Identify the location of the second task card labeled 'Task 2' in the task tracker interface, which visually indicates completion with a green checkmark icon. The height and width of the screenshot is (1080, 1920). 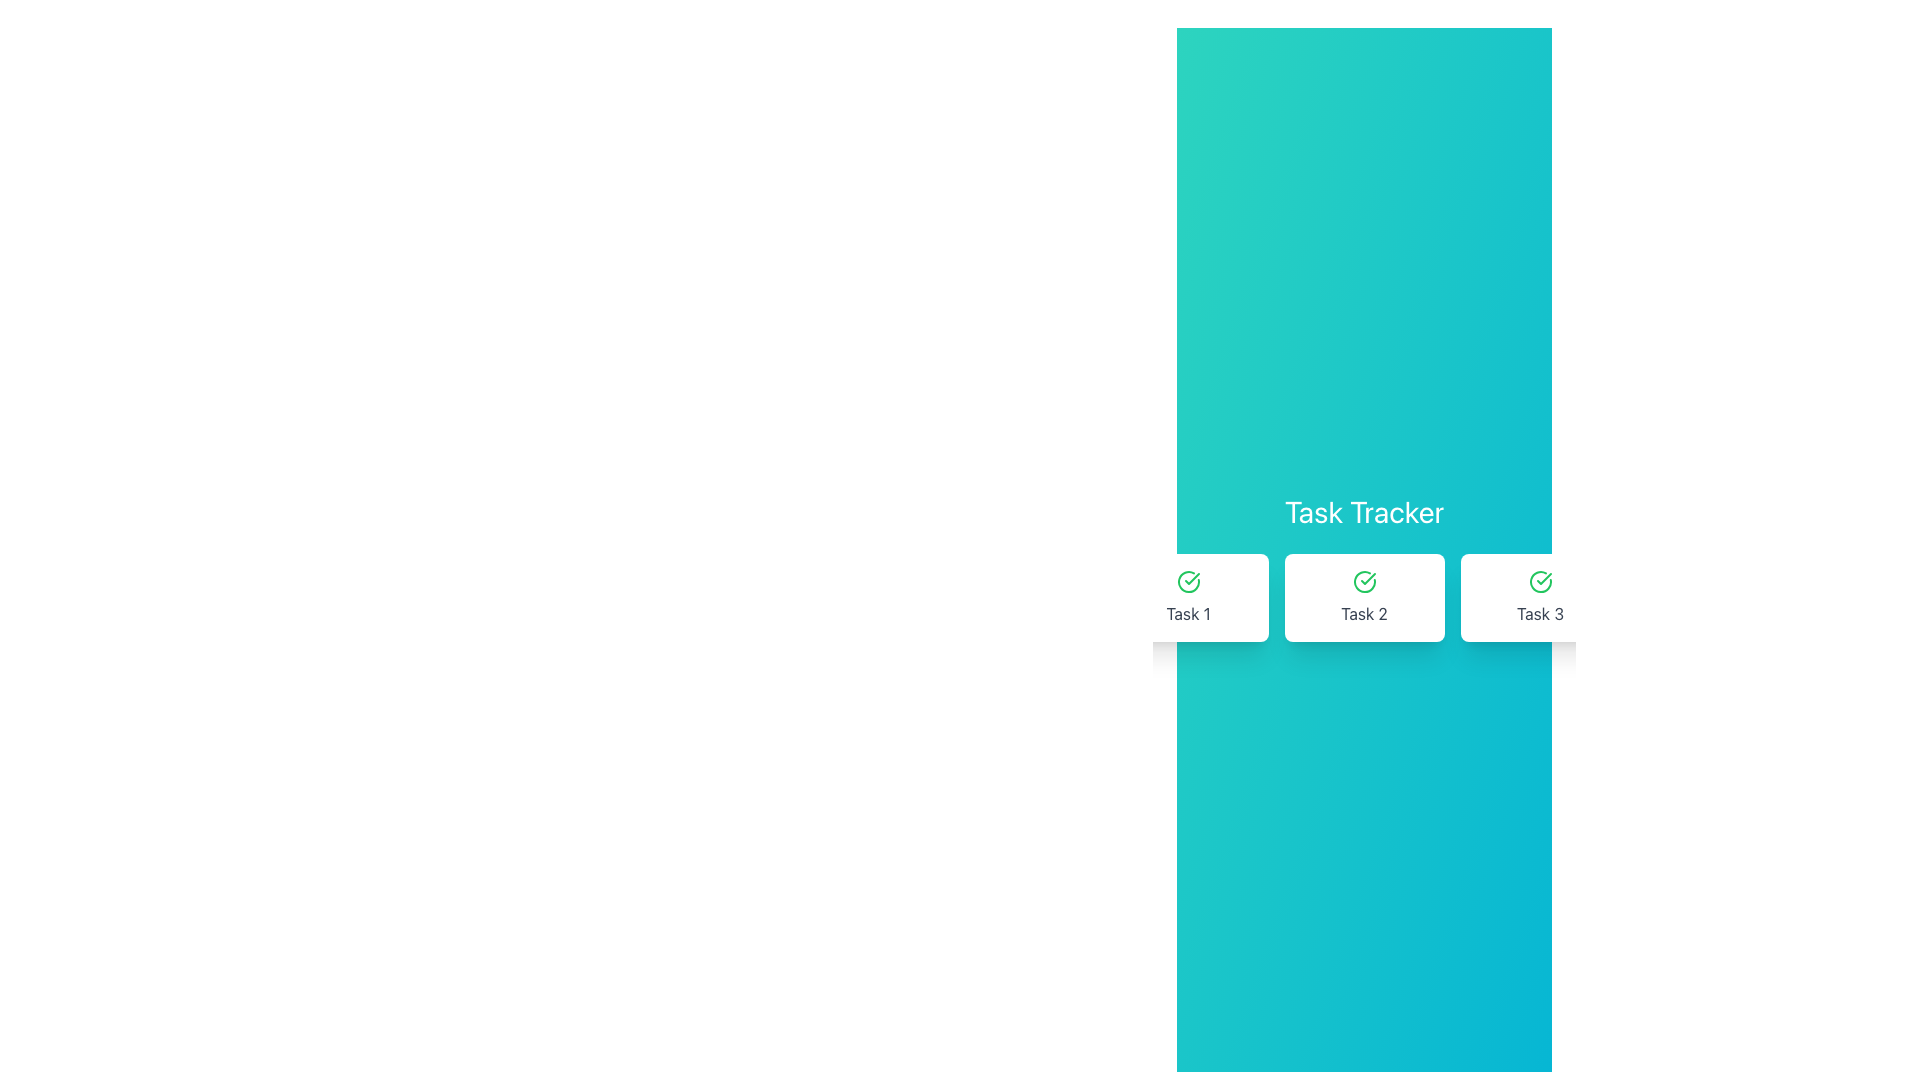
(1363, 596).